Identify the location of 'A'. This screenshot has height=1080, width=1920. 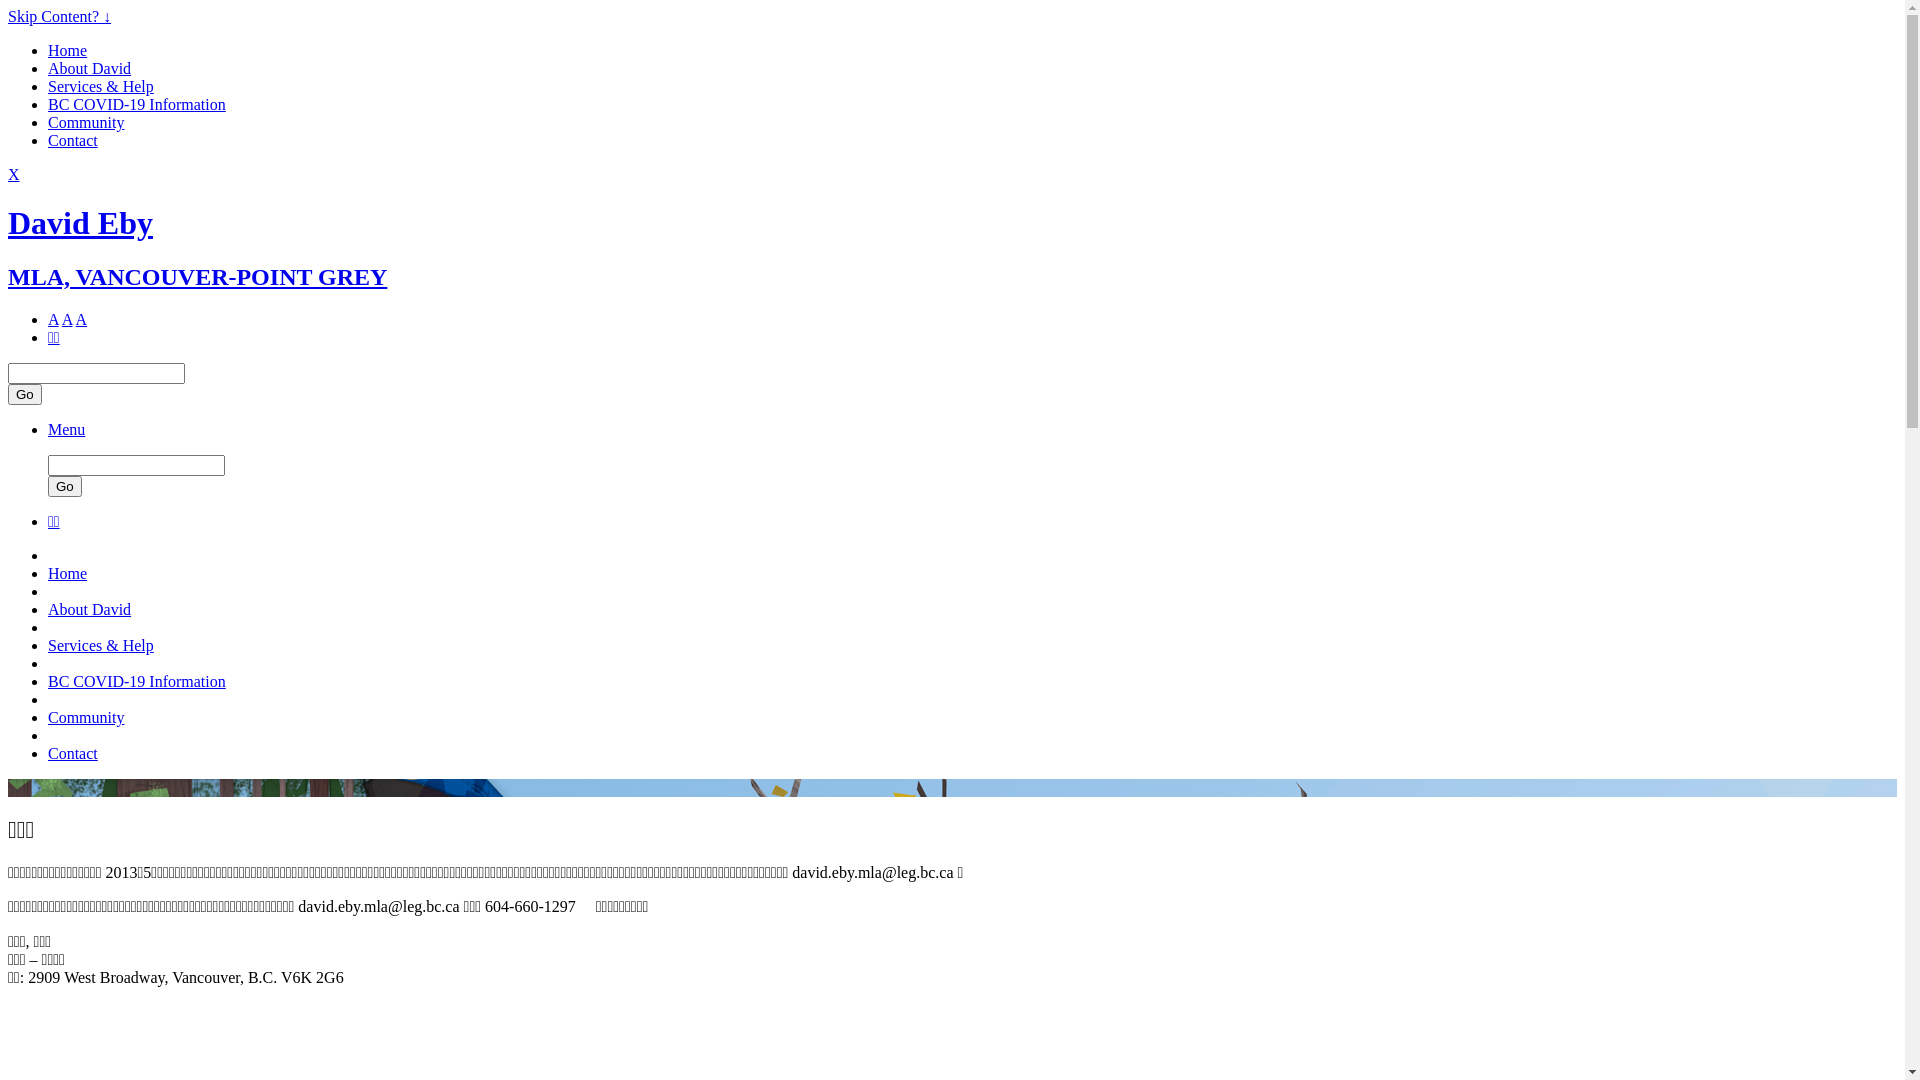
(80, 318).